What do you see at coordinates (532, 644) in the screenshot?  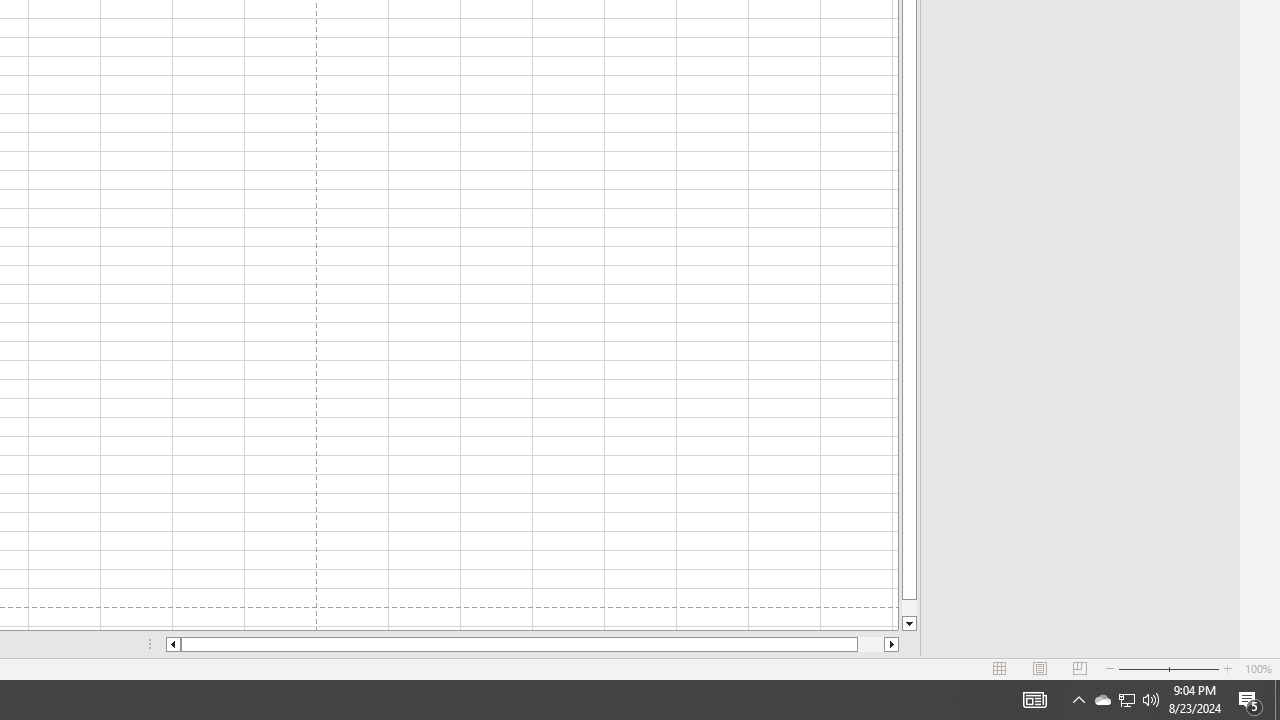 I see `'Class: NetUIScrollBar'` at bounding box center [532, 644].